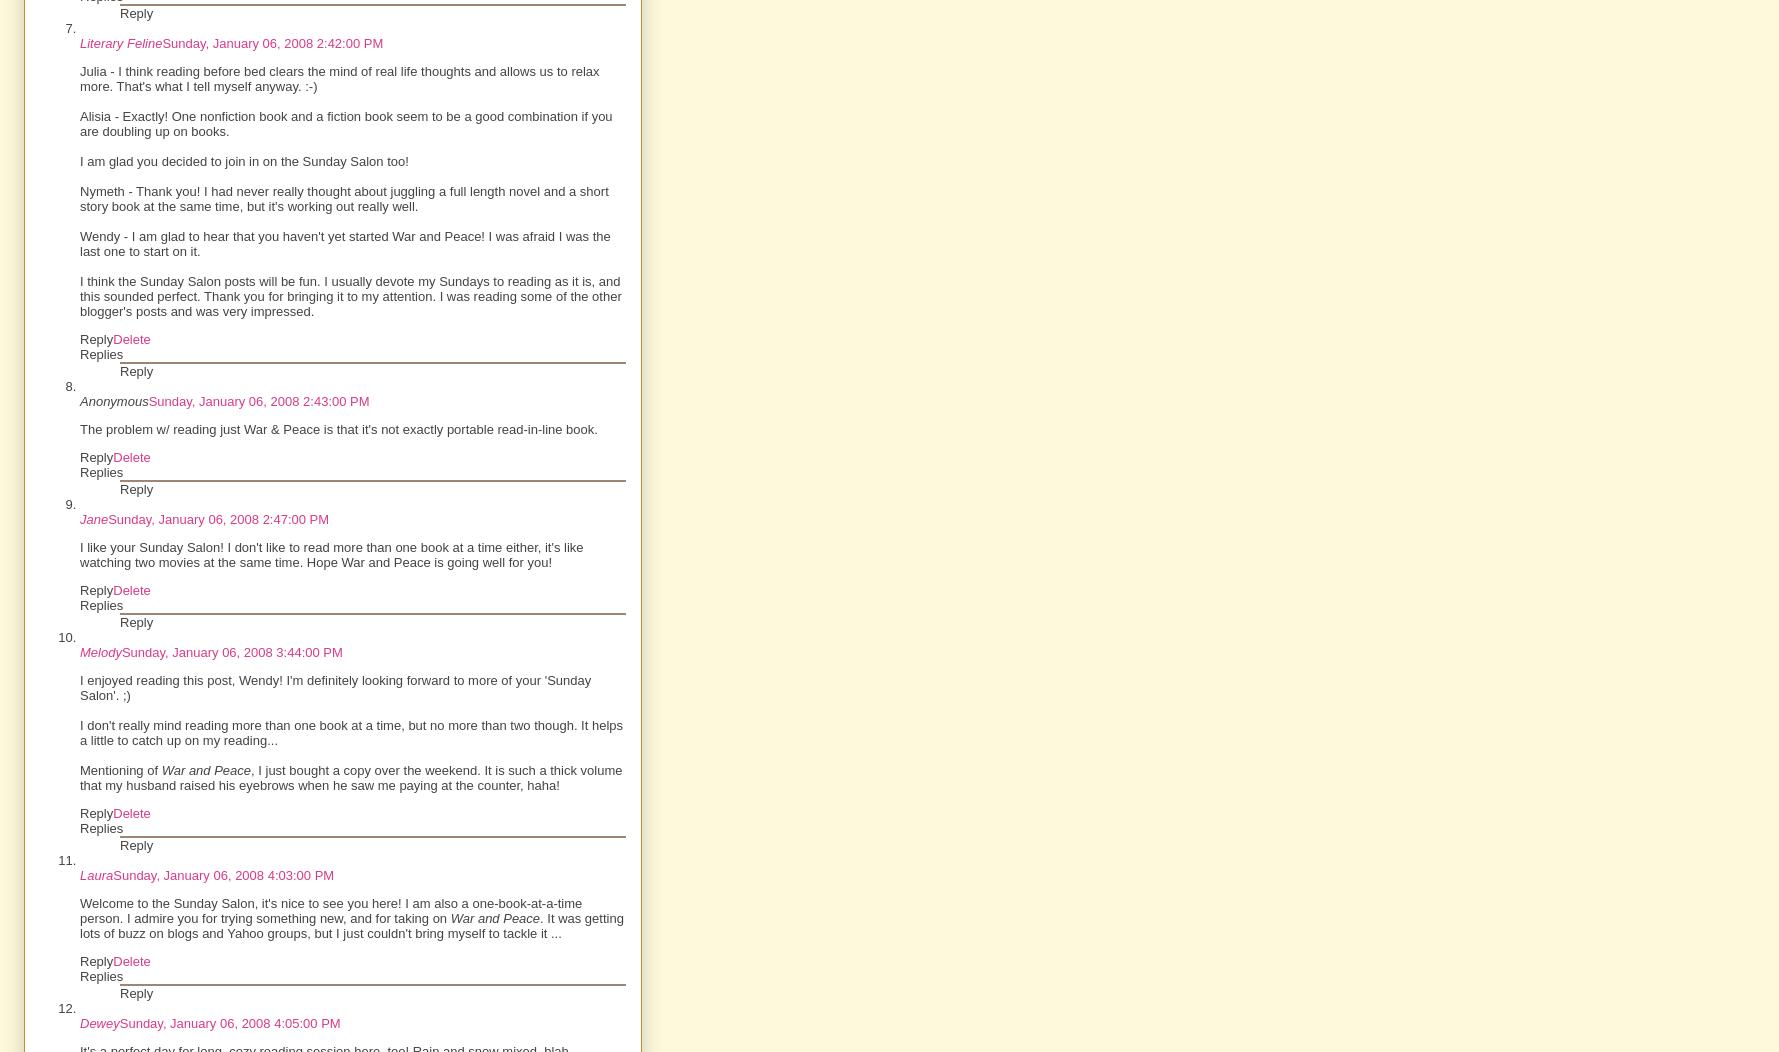 This screenshot has width=1779, height=1052. I want to click on 'Sunday, January 06, 2008 2:42:00 PM', so click(271, 43).